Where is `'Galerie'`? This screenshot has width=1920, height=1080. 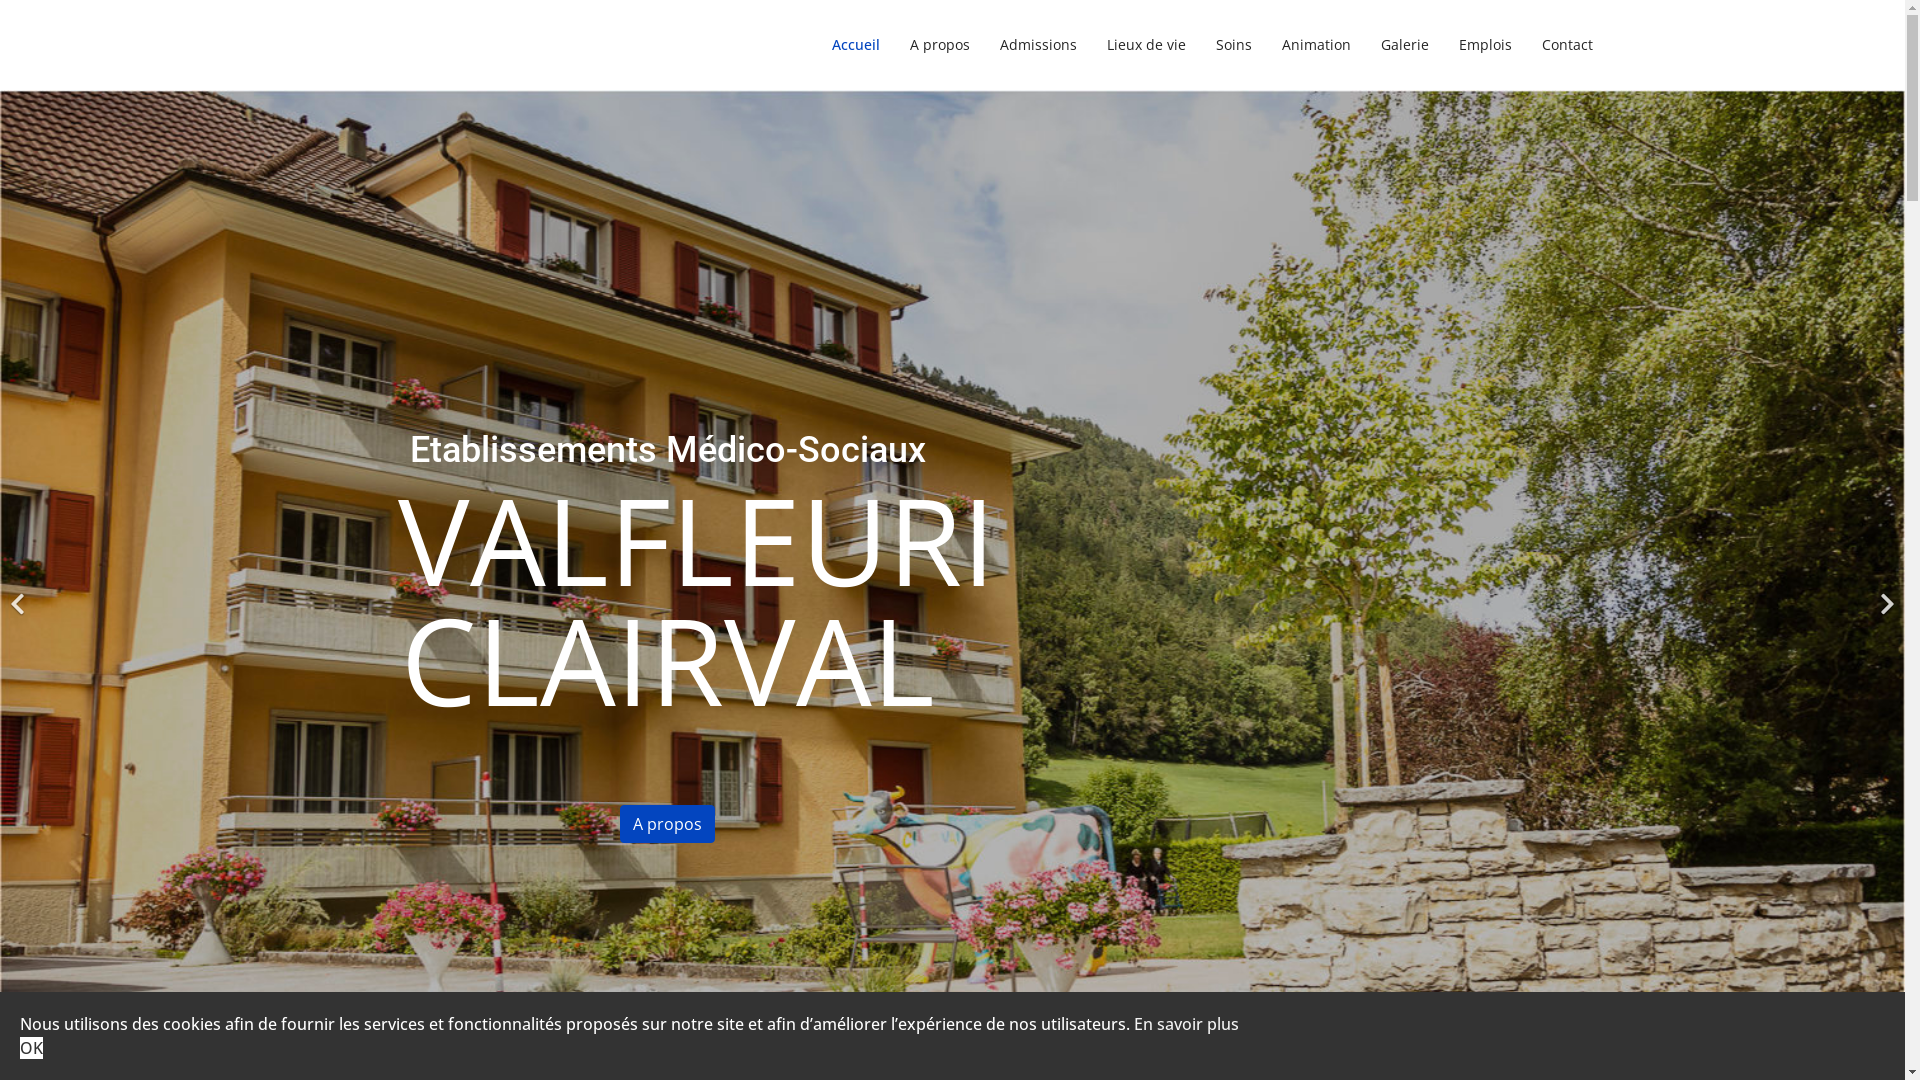 'Galerie' is located at coordinates (1404, 45).